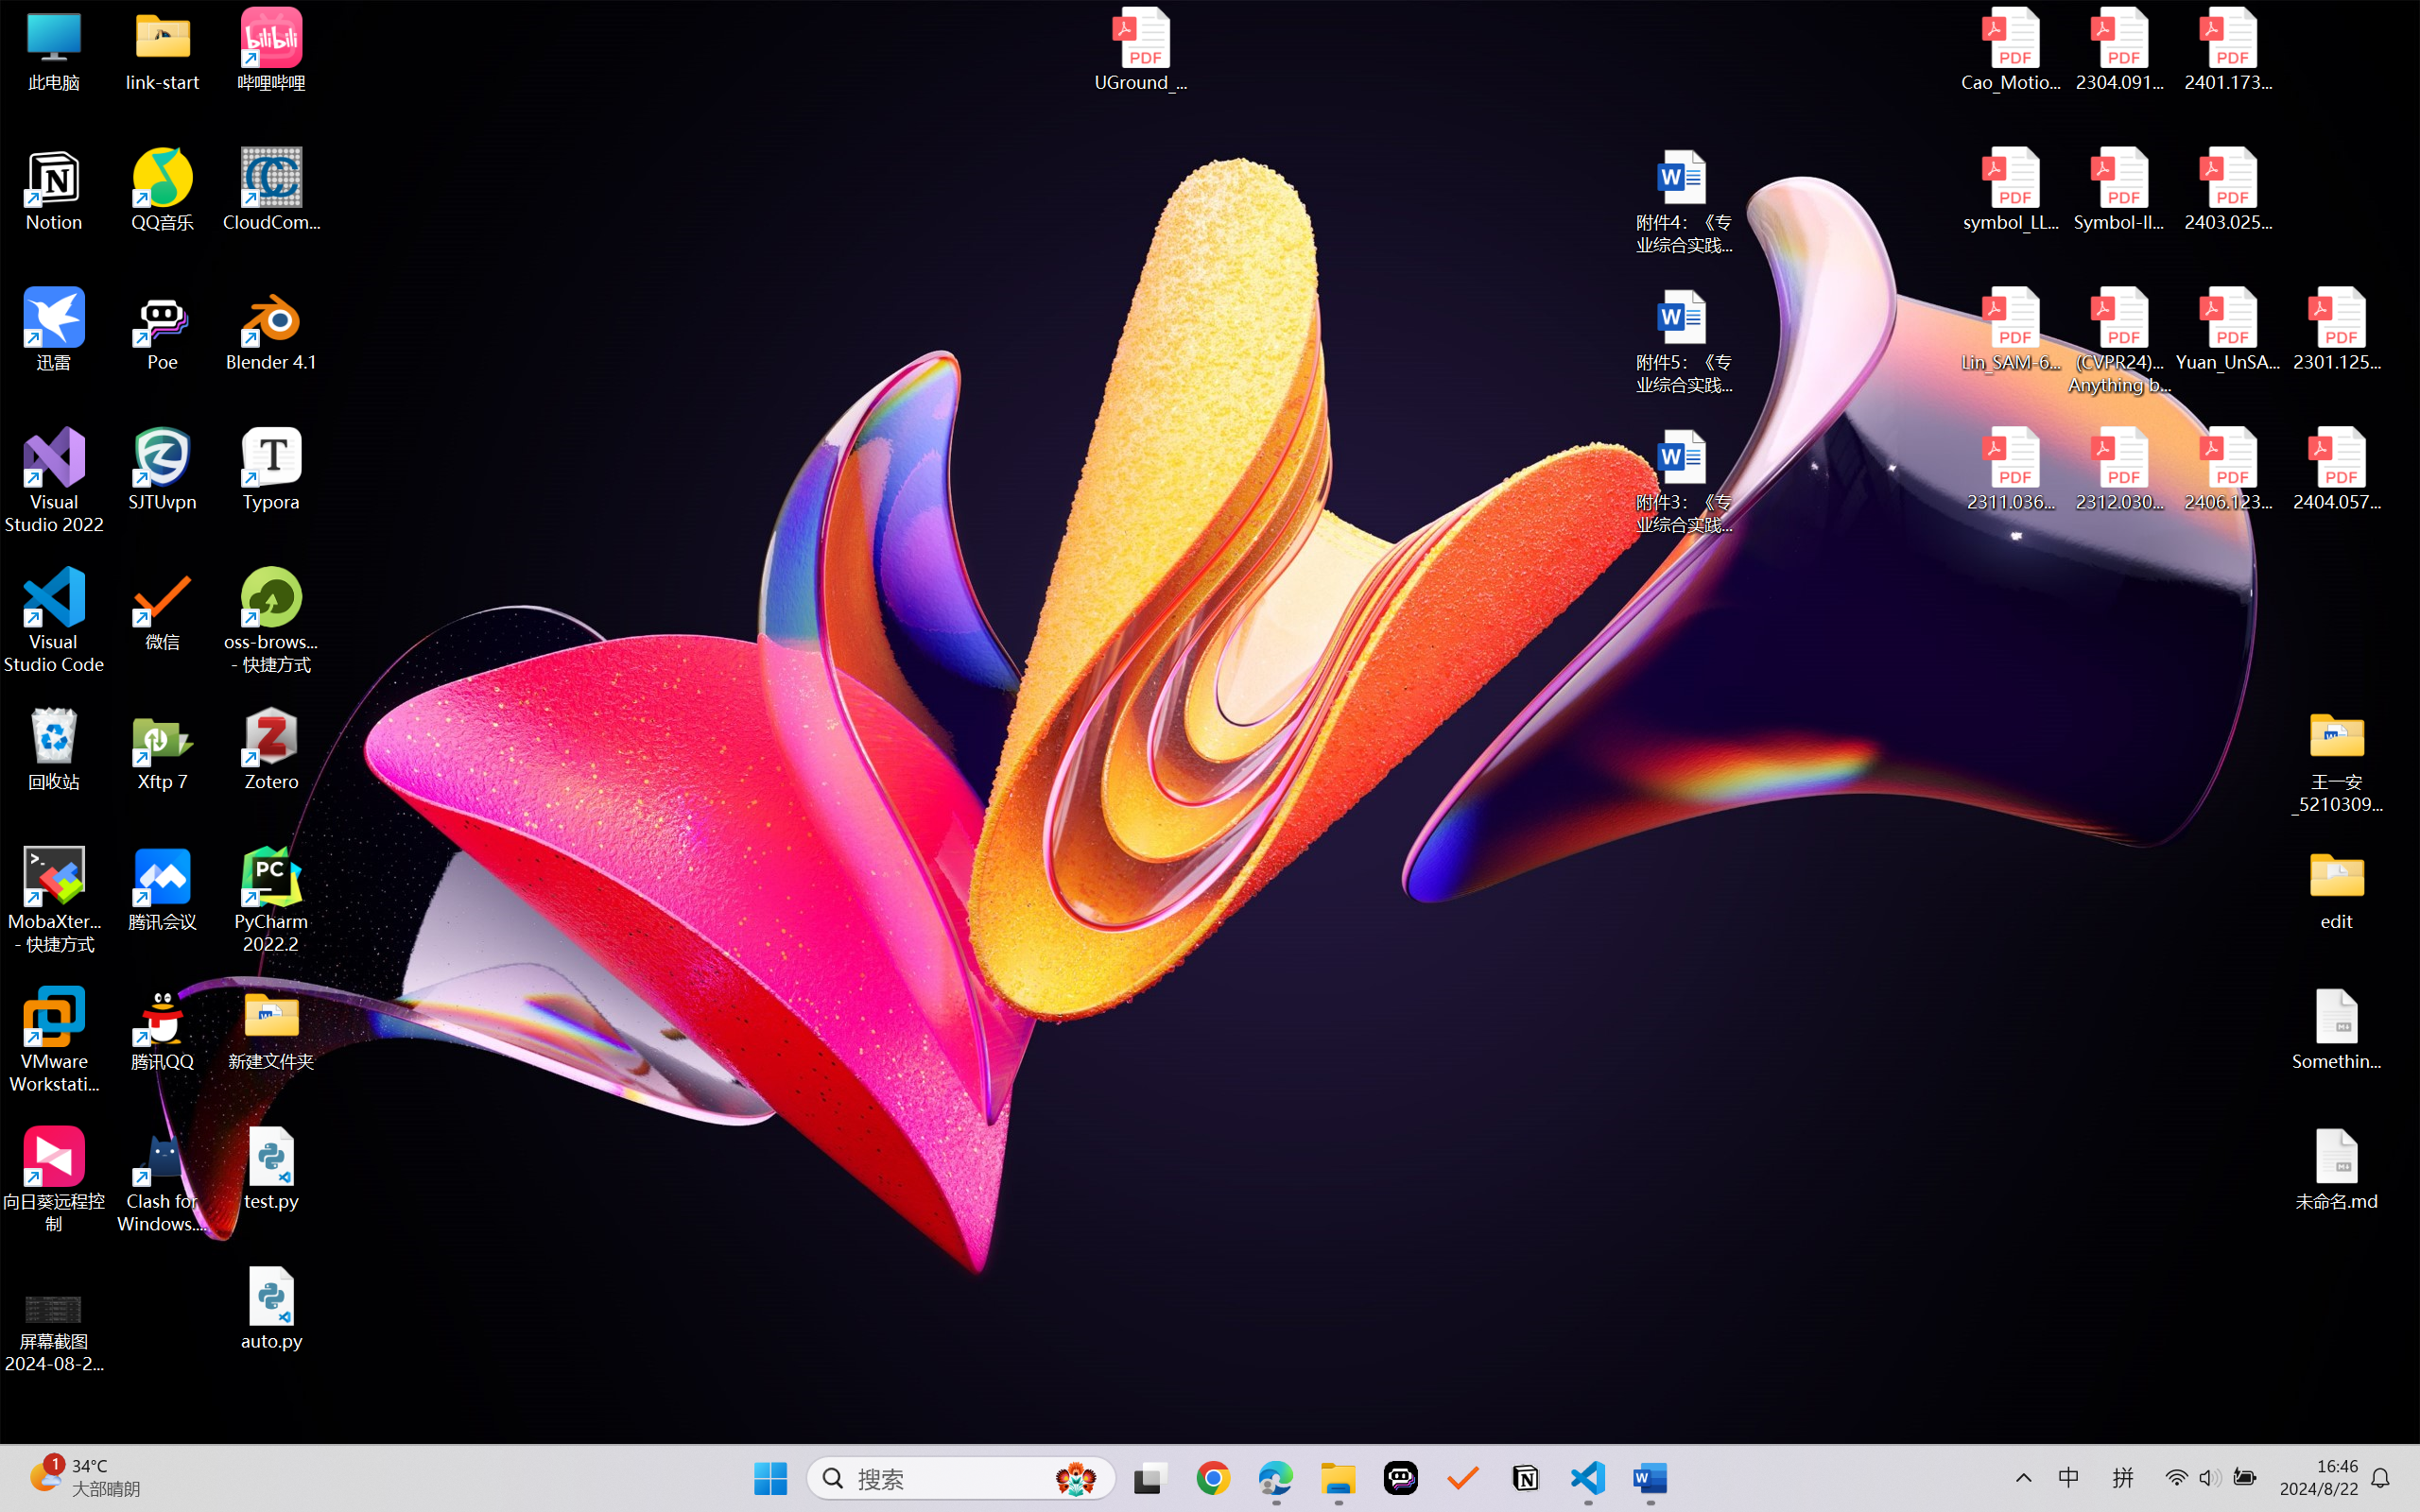 The image size is (2420, 1512). What do you see at coordinates (271, 190) in the screenshot?
I see `'CloudCompare'` at bounding box center [271, 190].